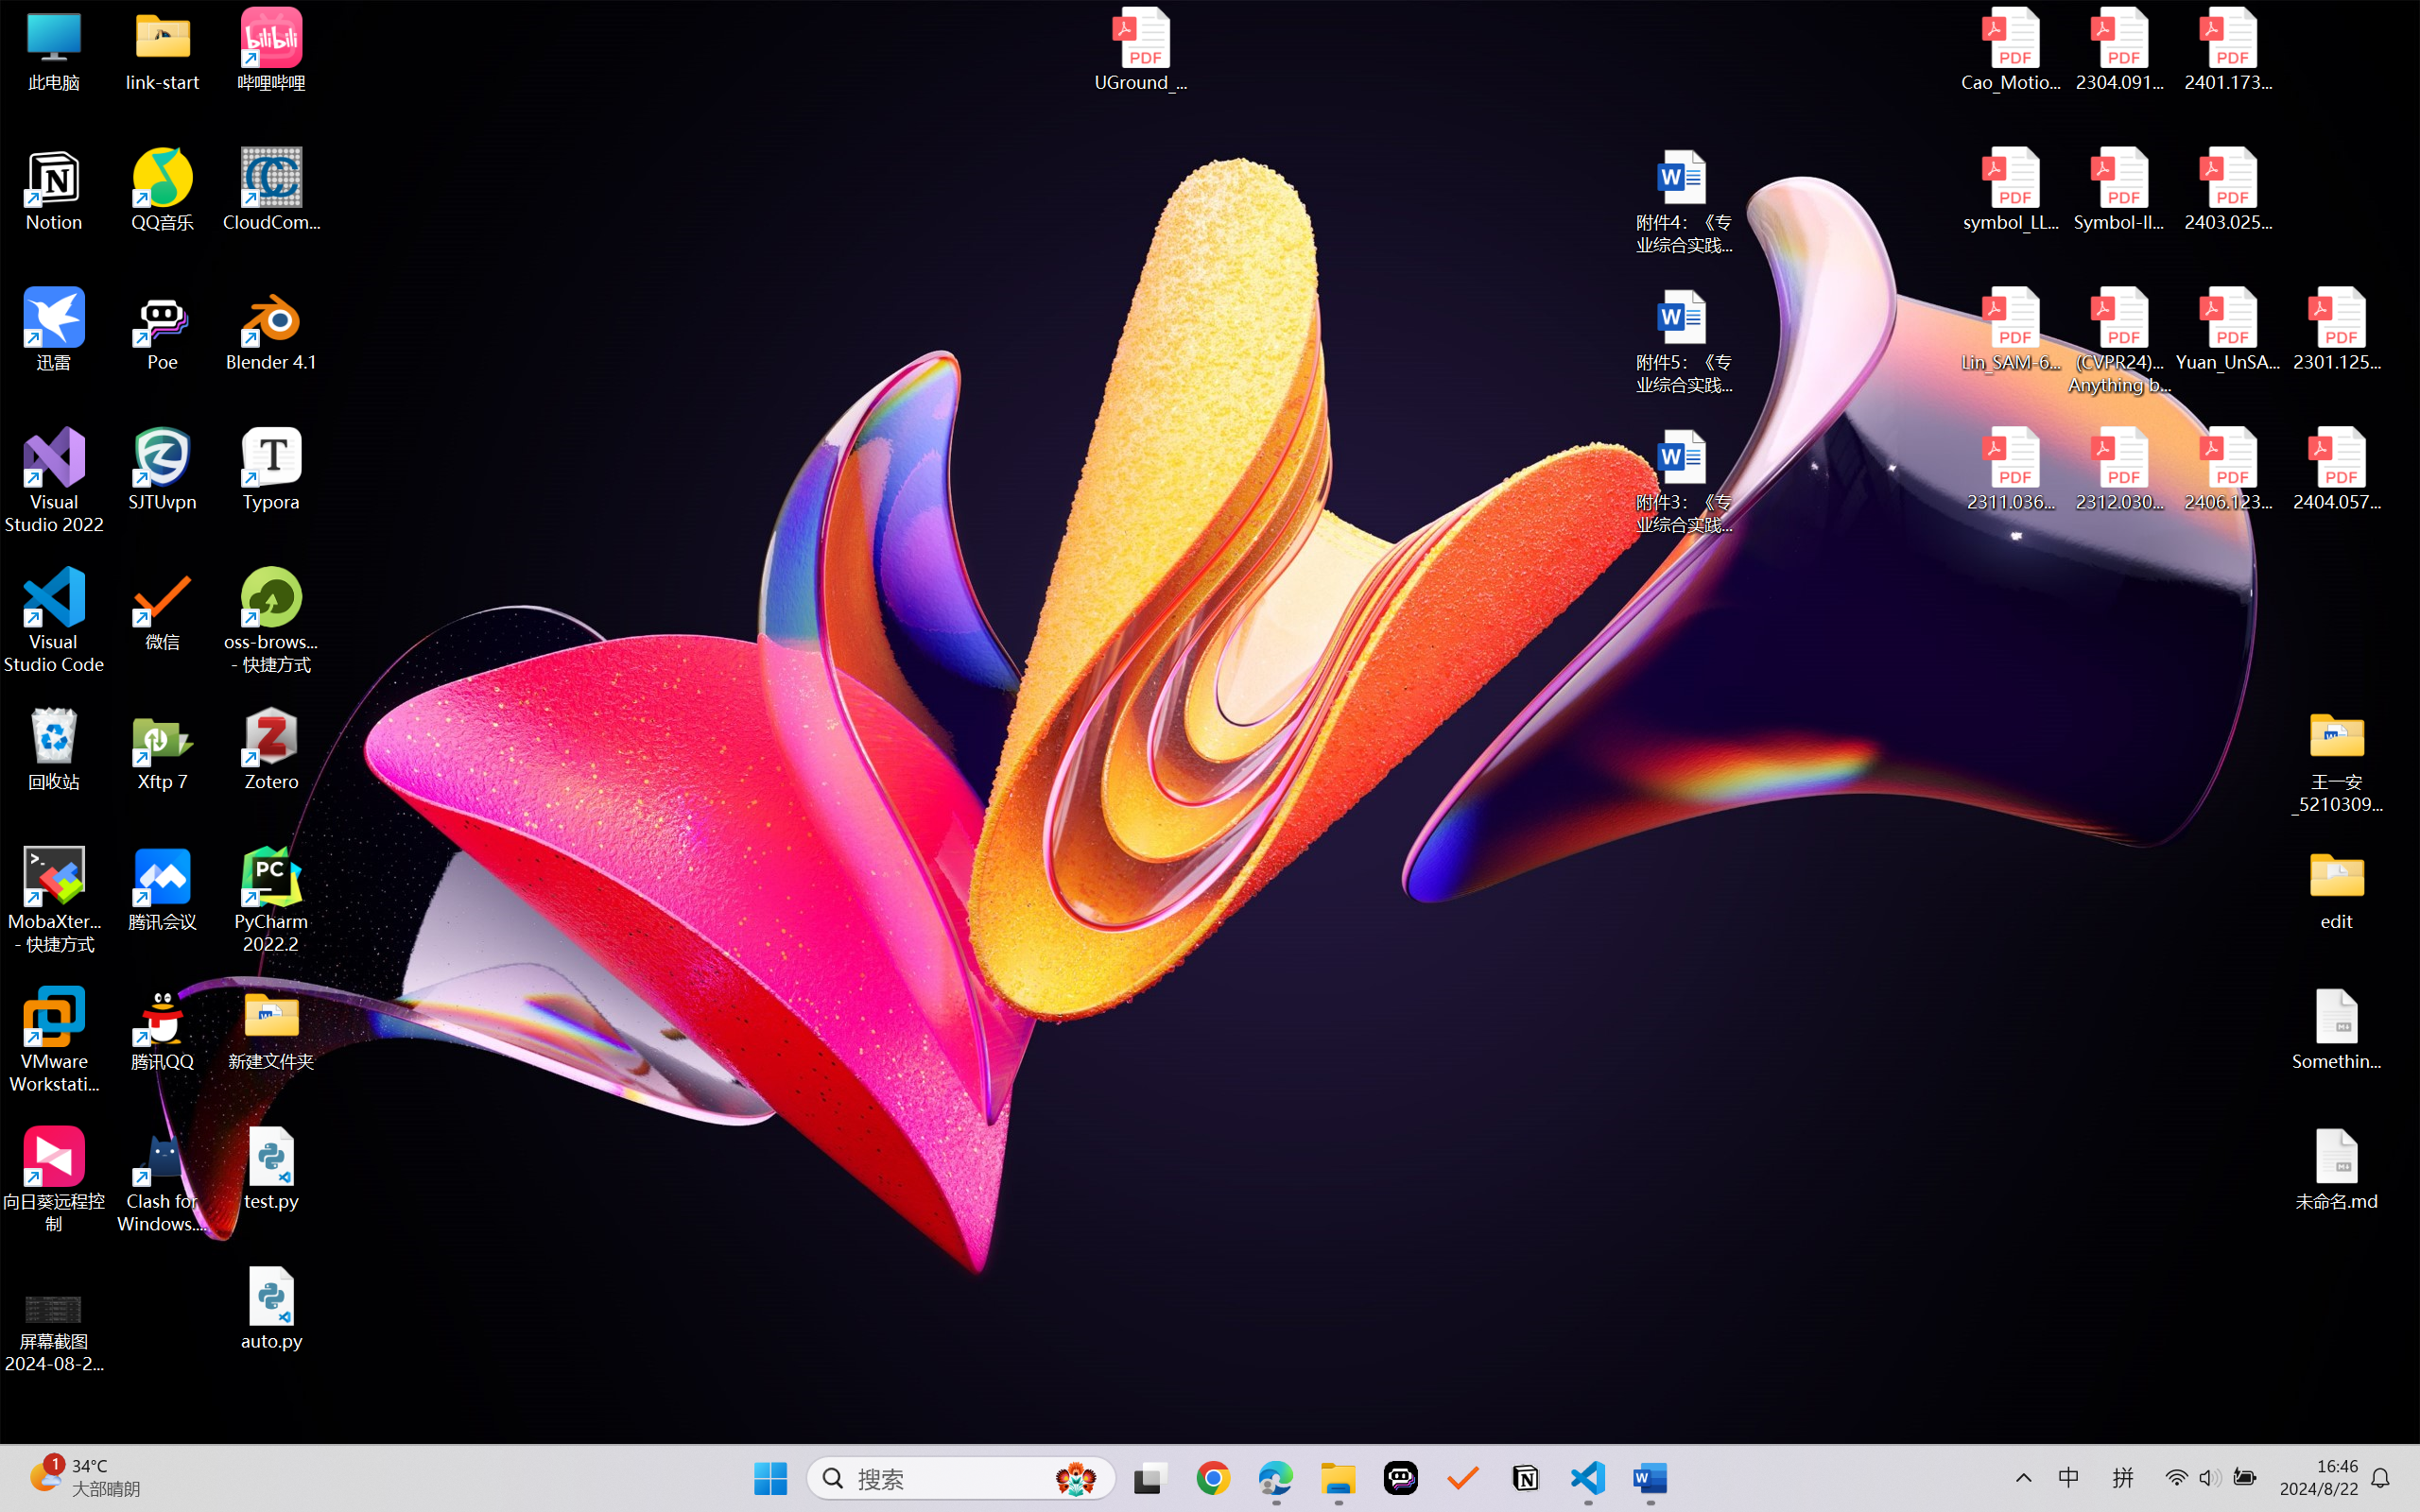 The image size is (2420, 1512). What do you see at coordinates (271, 190) in the screenshot?
I see `'CloudCompare'` at bounding box center [271, 190].